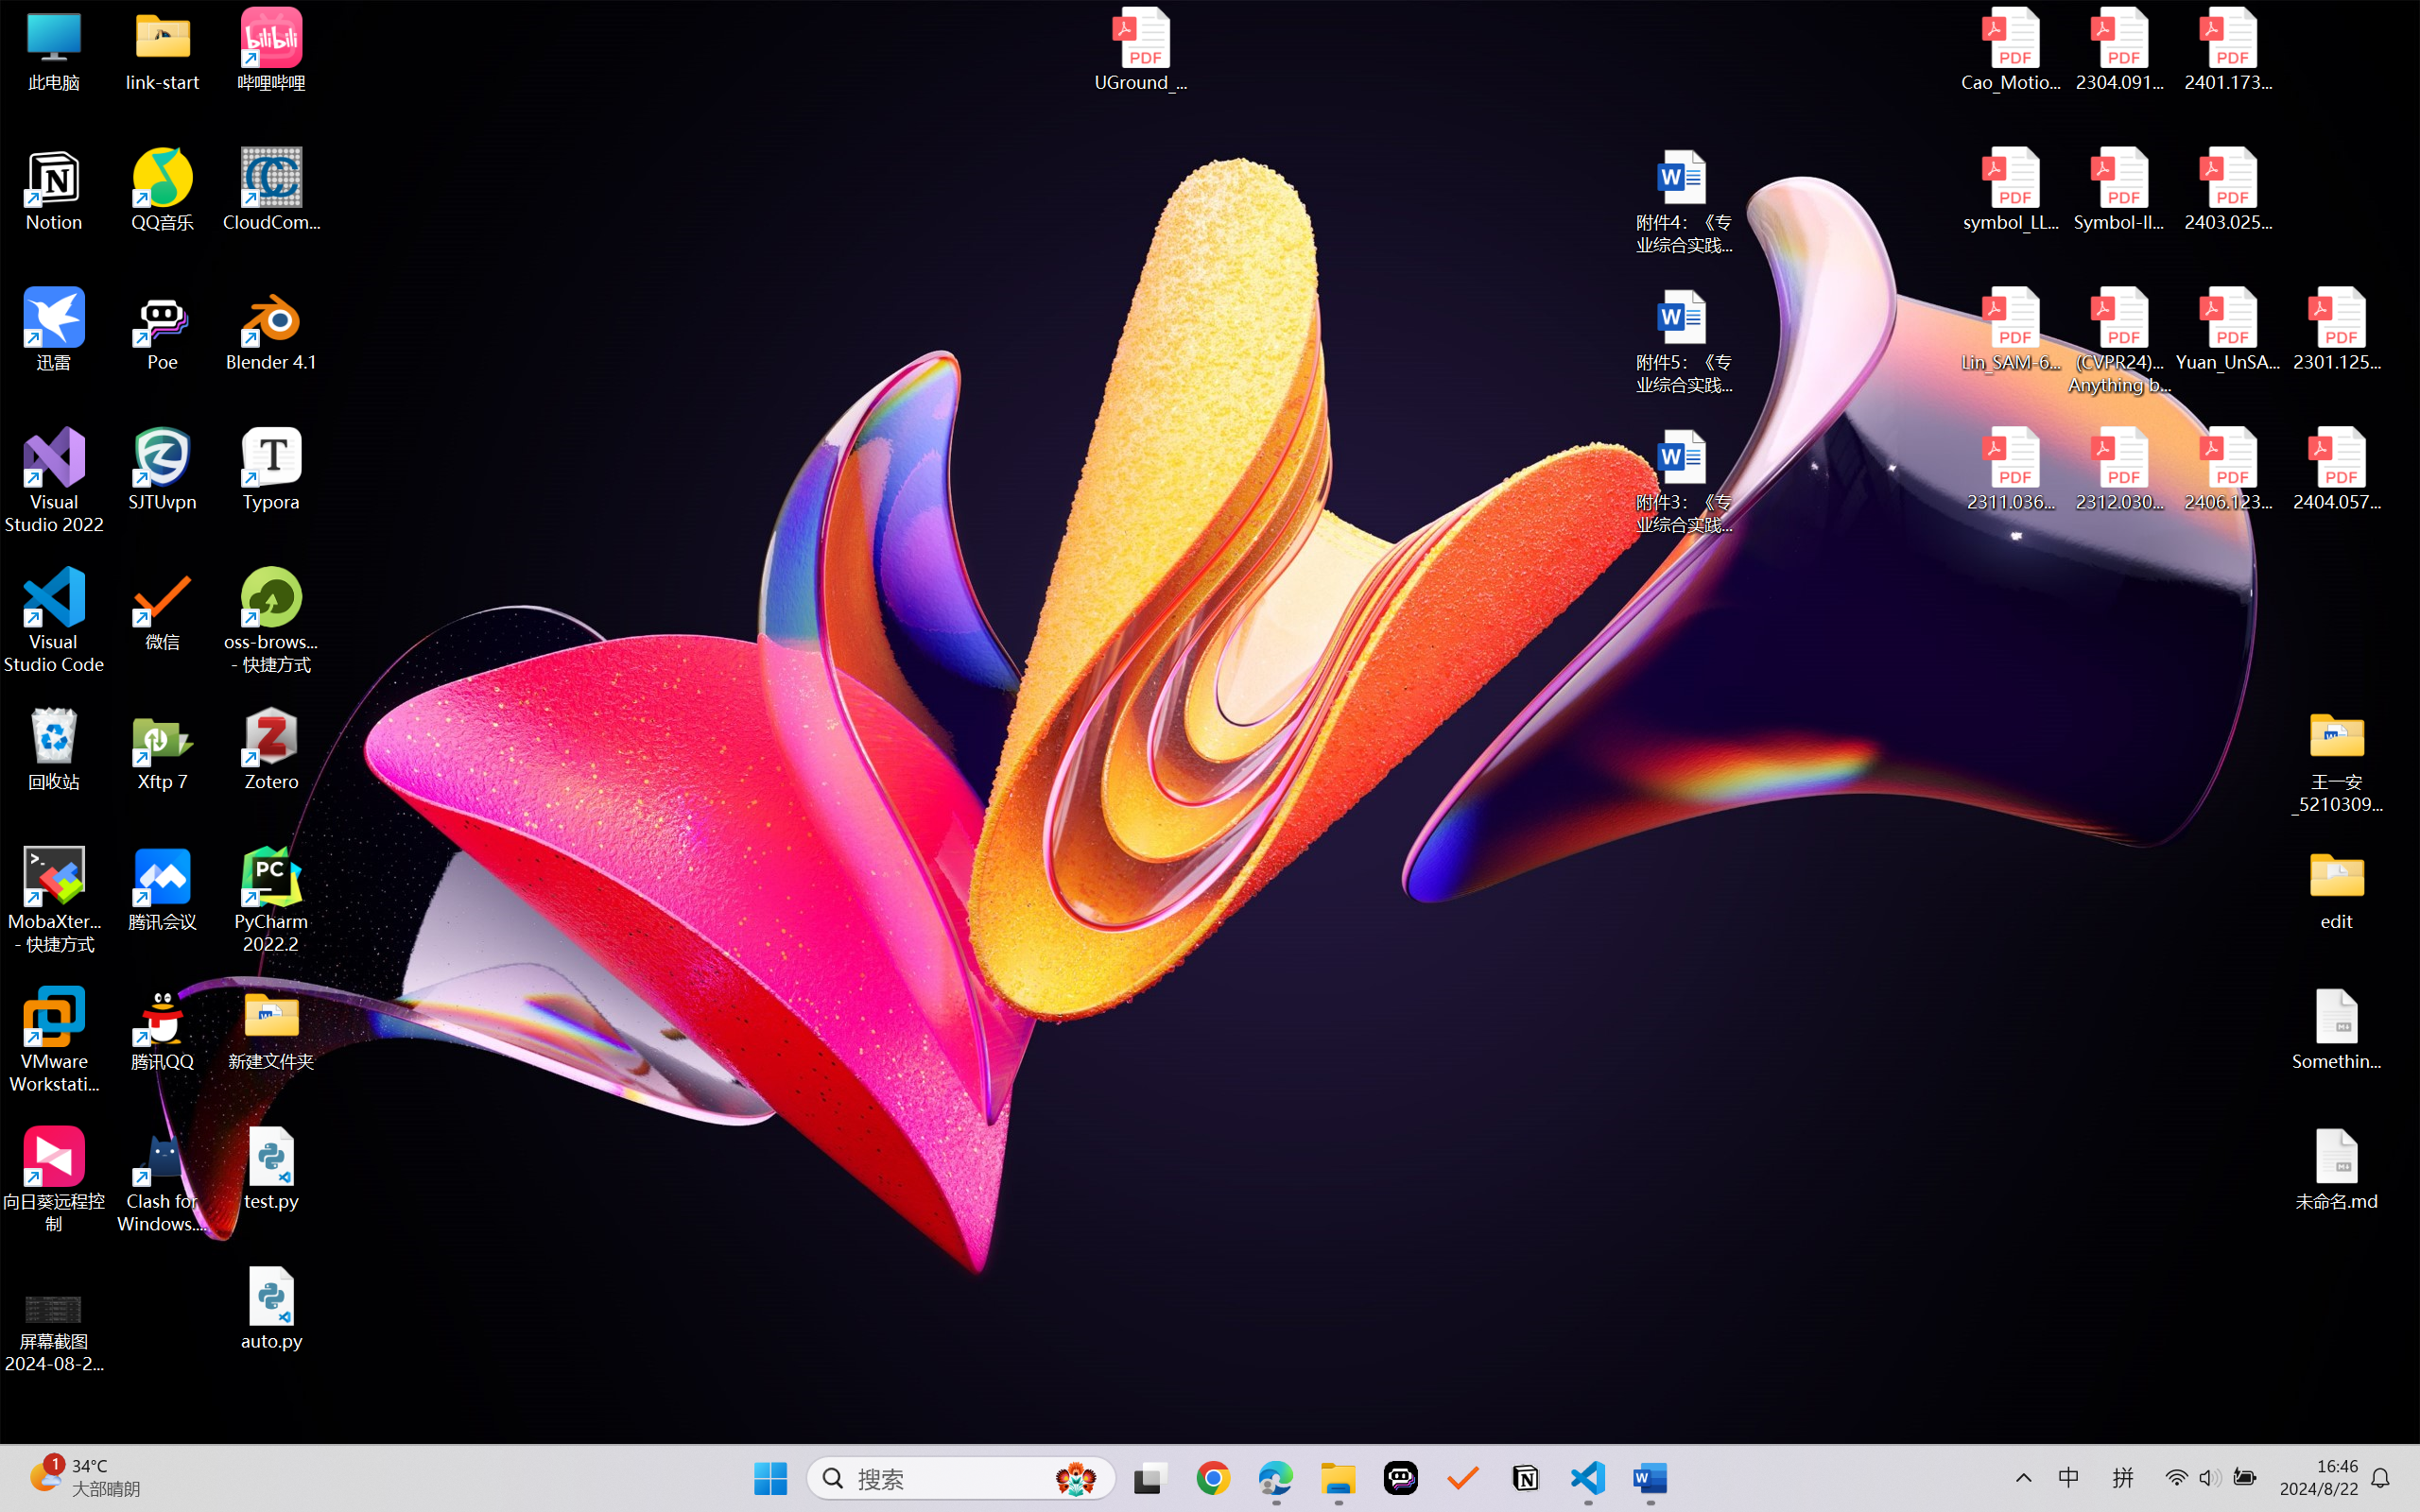 The image size is (2420, 1512). What do you see at coordinates (271, 190) in the screenshot?
I see `'CloudCompare'` at bounding box center [271, 190].